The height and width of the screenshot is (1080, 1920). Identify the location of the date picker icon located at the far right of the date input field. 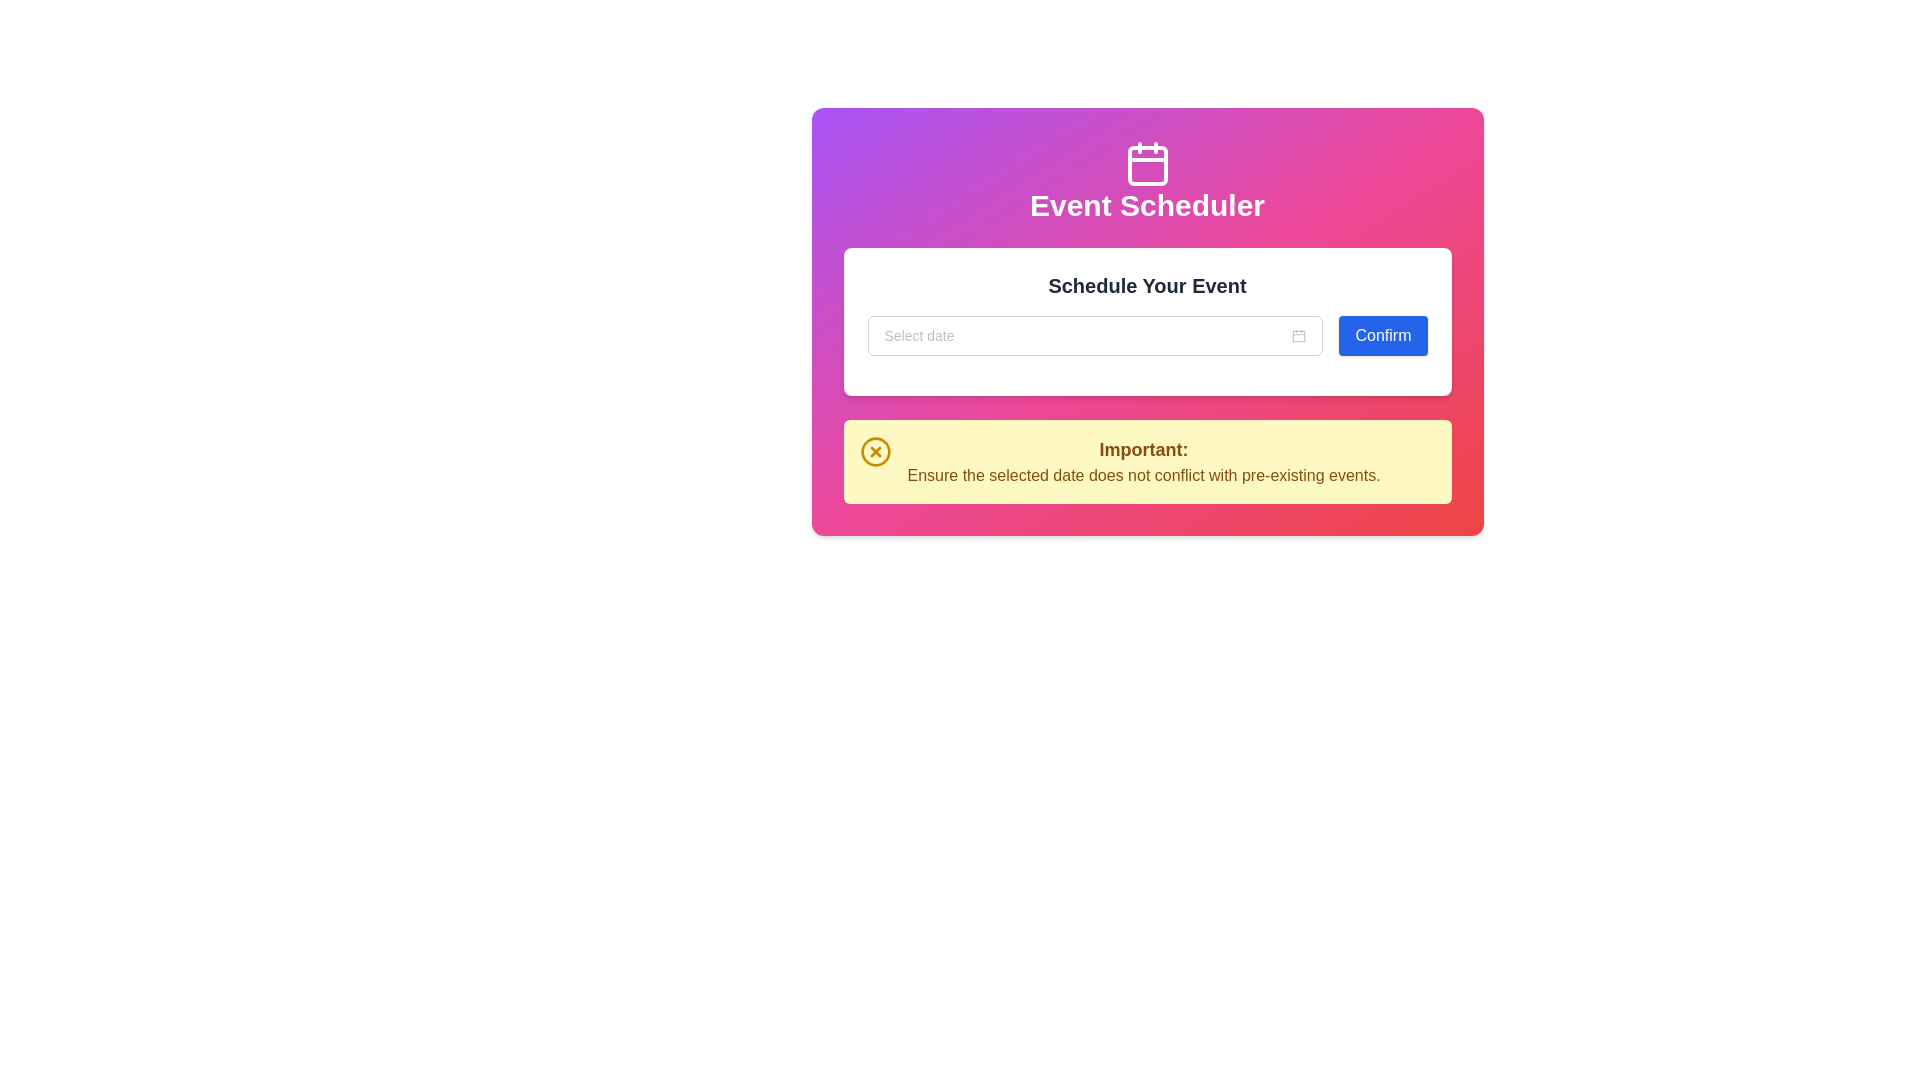
(1299, 334).